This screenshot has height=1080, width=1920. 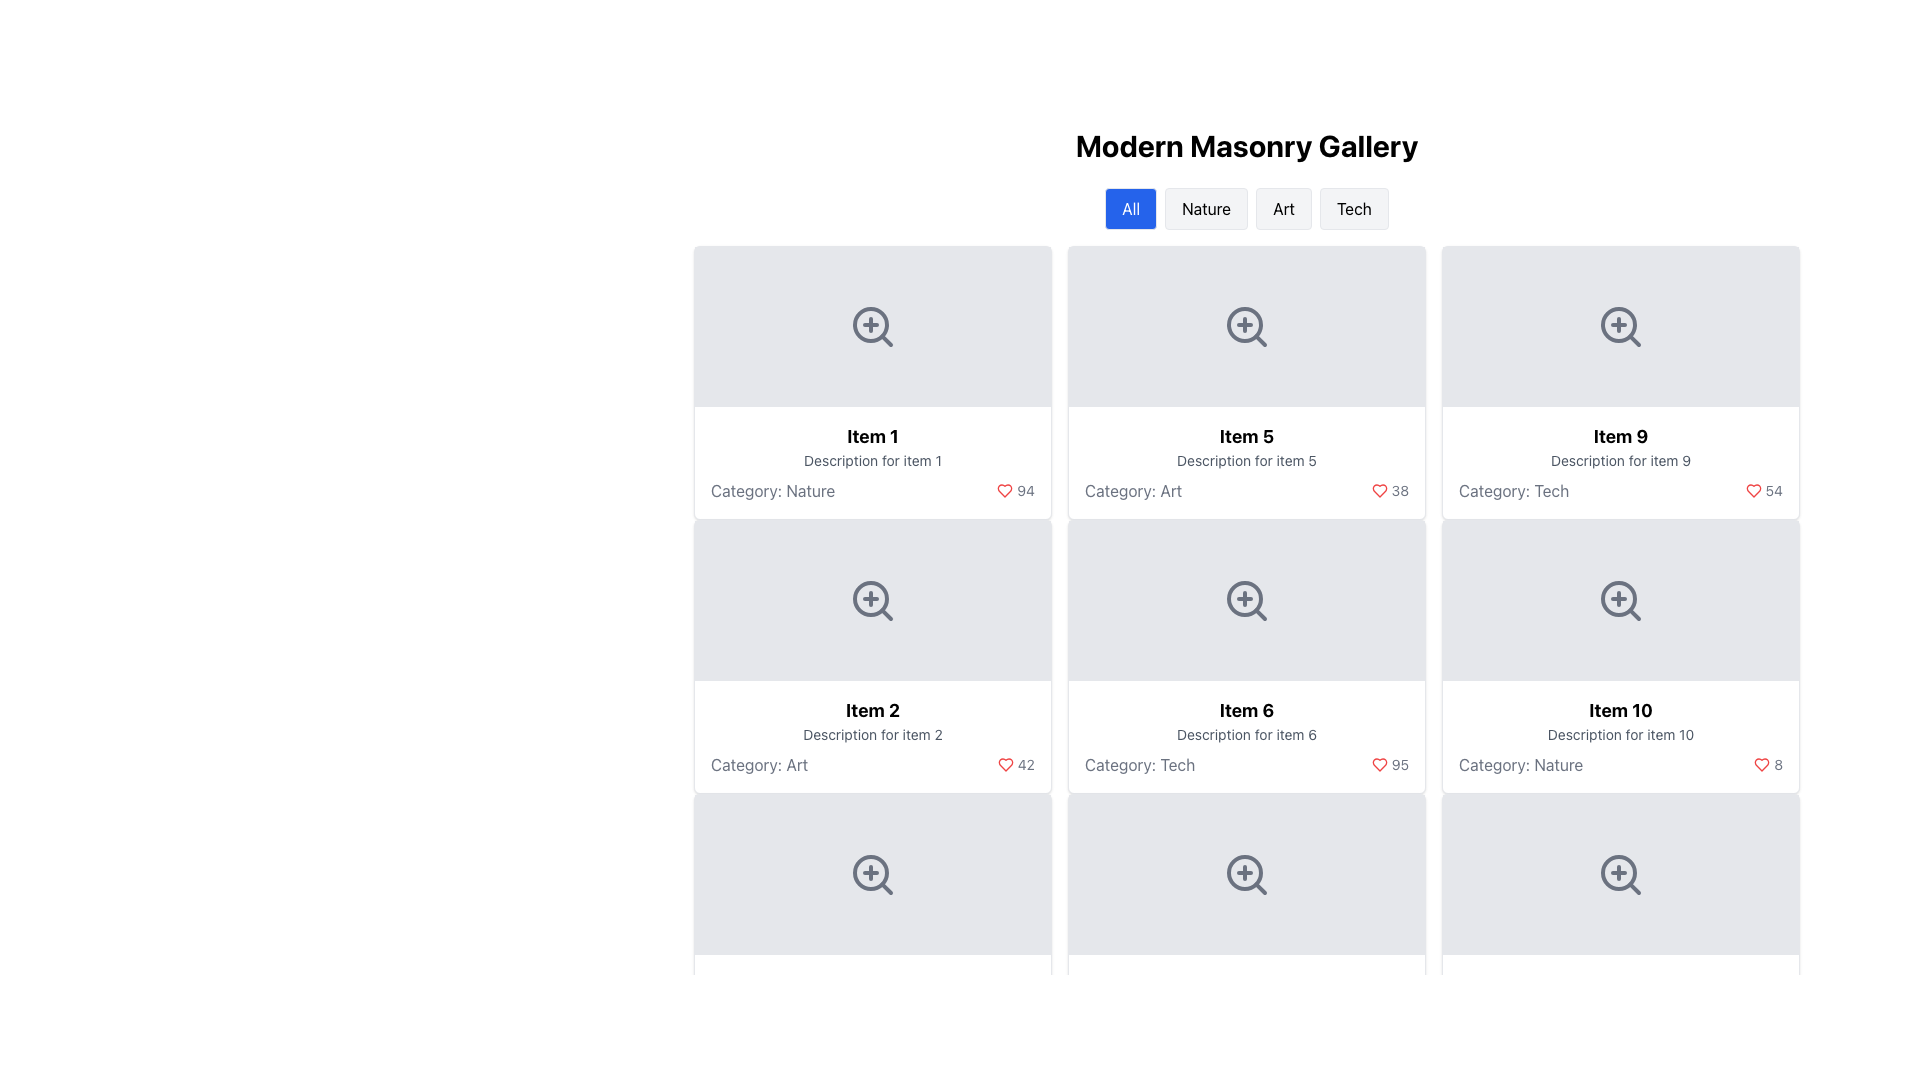 What do you see at coordinates (873, 600) in the screenshot?
I see `the rectangular light gray area at the top of the 'Item 2' block, which contains a centered dark gray magnifying glass icon with a plus sign` at bounding box center [873, 600].